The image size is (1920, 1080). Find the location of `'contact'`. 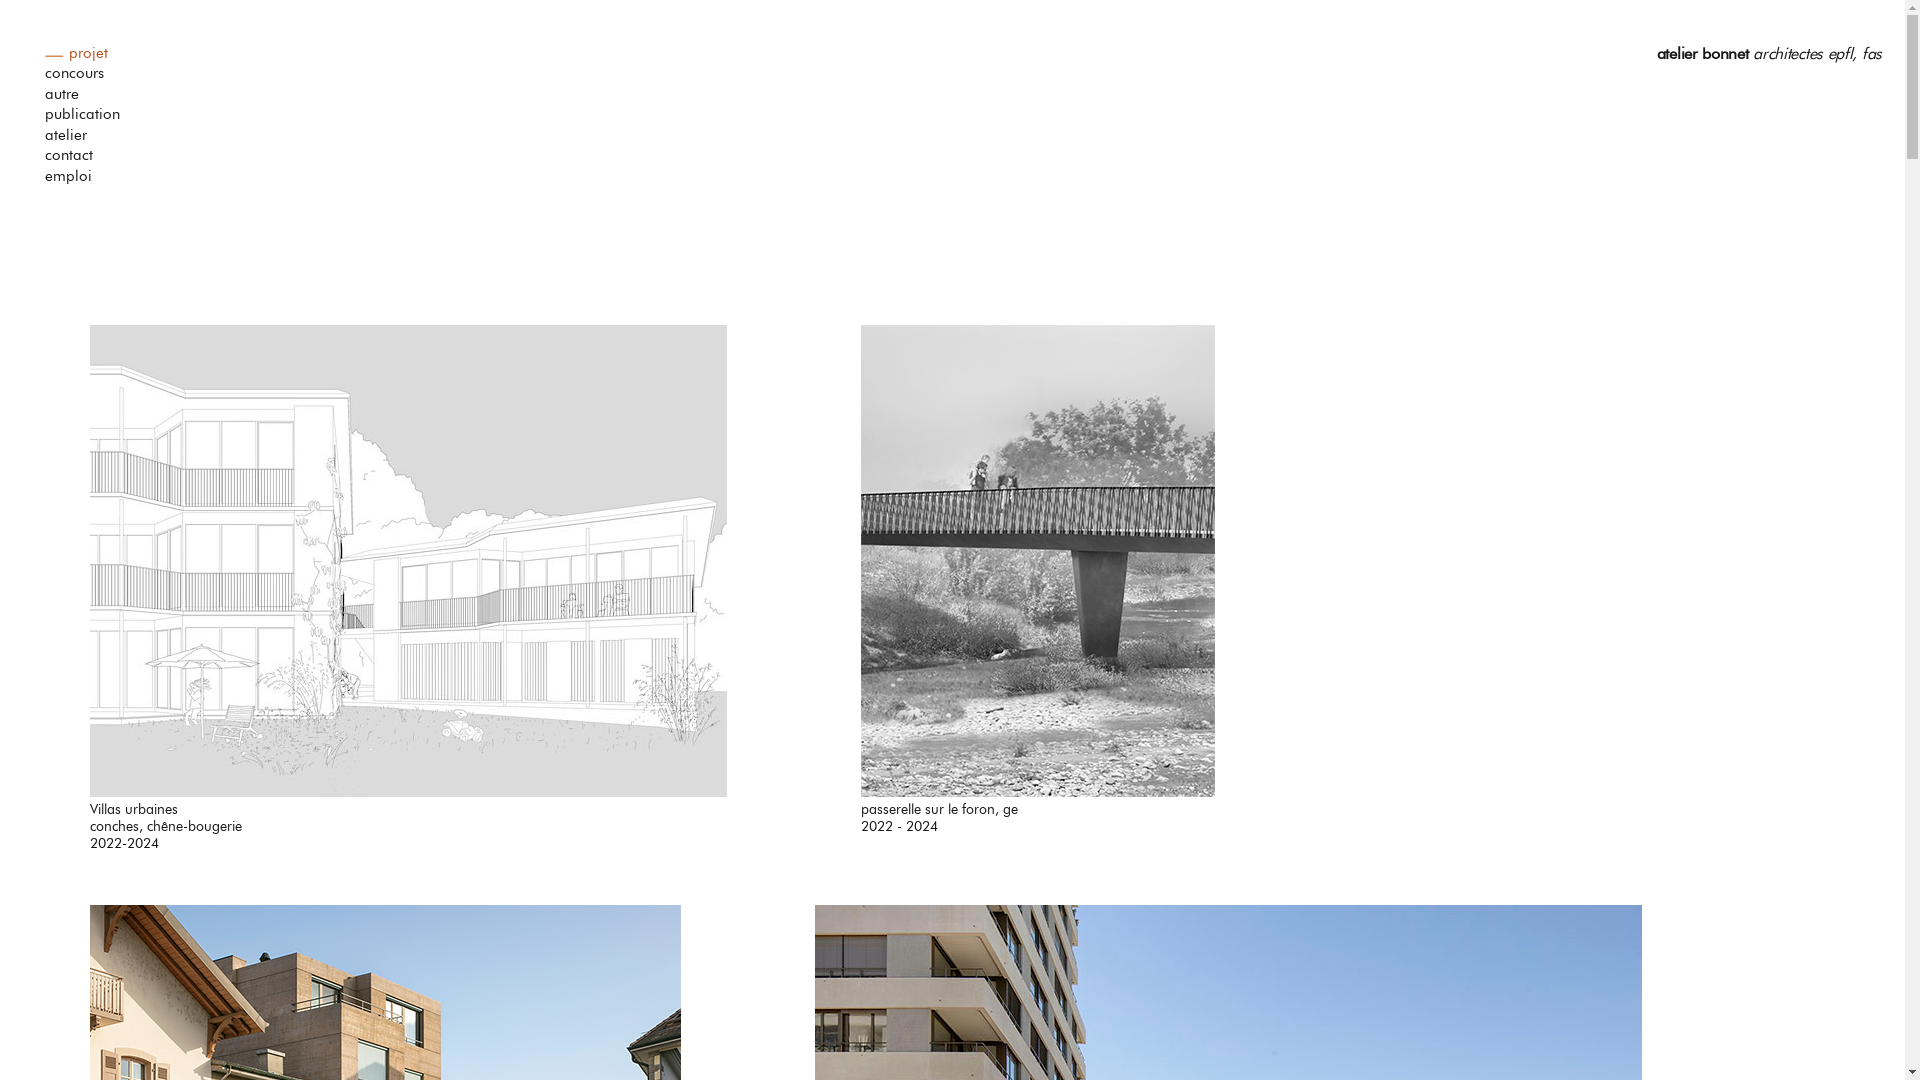

'contact' is located at coordinates (94, 156).